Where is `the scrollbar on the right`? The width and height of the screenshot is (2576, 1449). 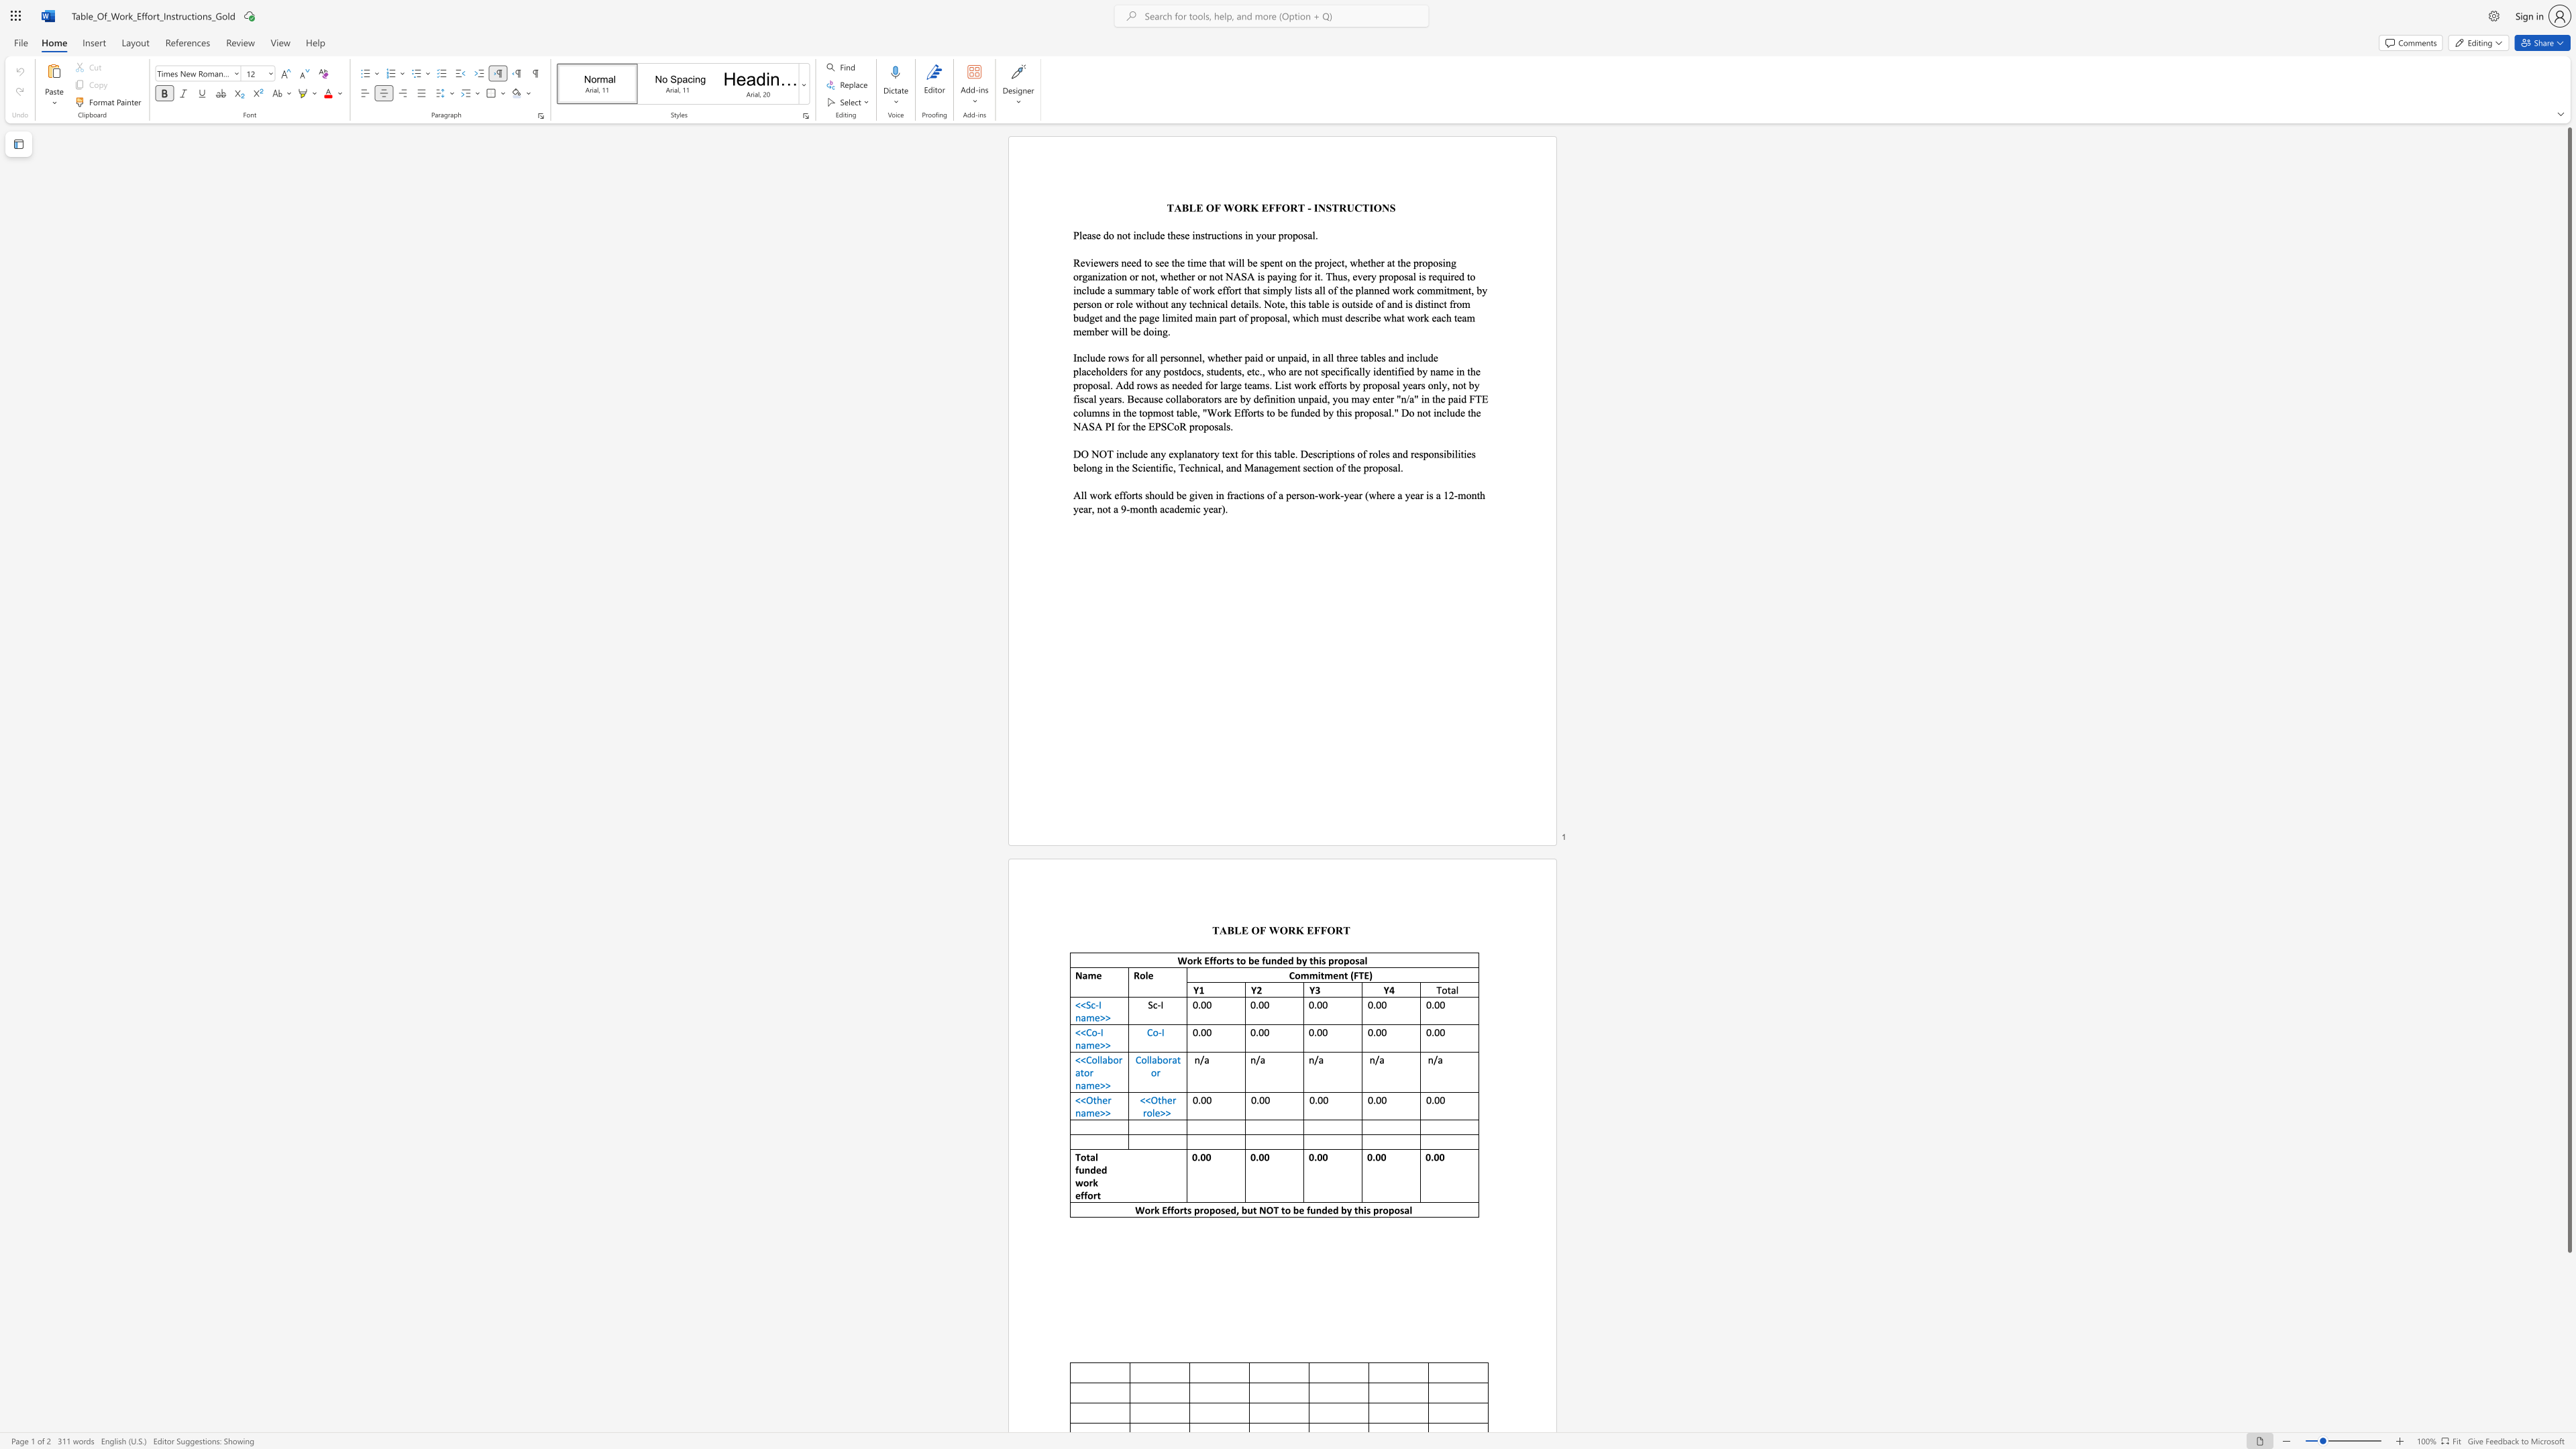
the scrollbar on the right is located at coordinates (2568, 1301).